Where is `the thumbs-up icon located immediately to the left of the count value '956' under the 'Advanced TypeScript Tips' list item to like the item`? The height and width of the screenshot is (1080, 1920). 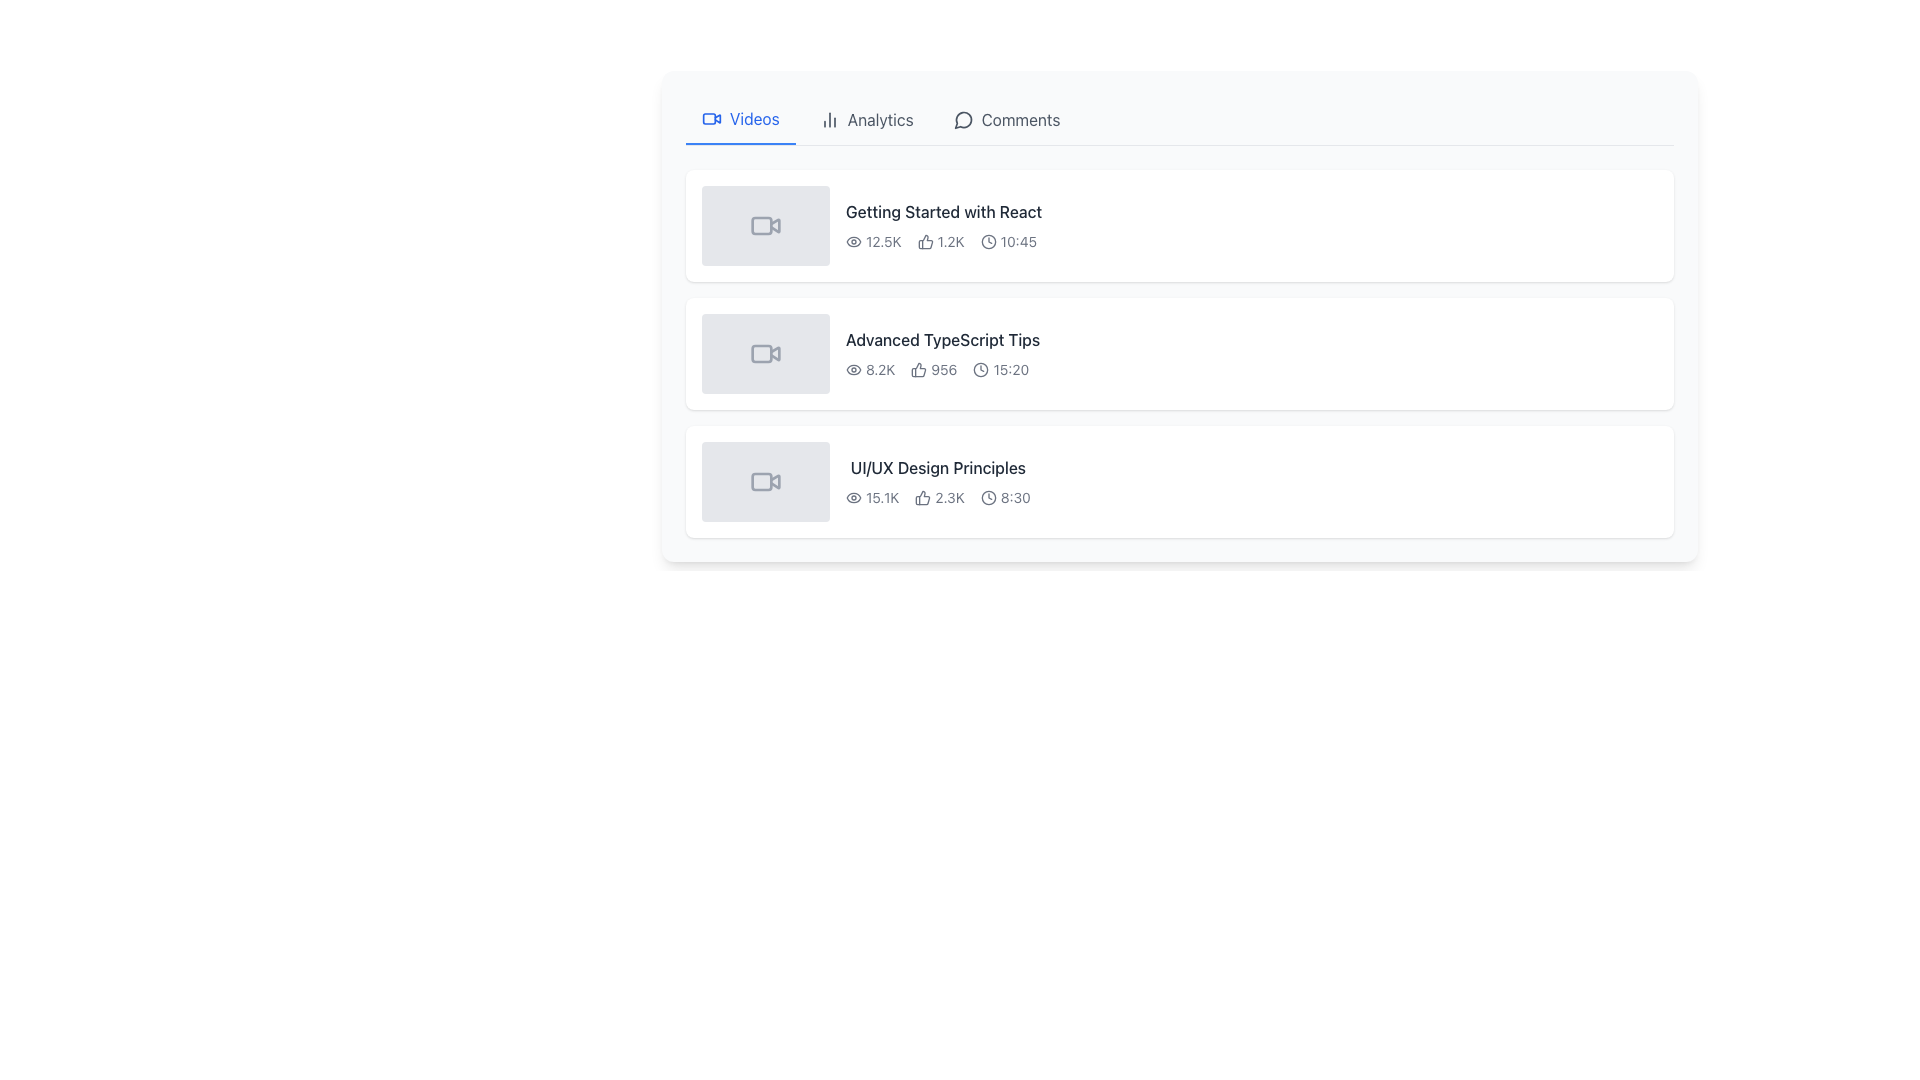 the thumbs-up icon located immediately to the left of the count value '956' under the 'Advanced TypeScript Tips' list item to like the item is located at coordinates (918, 370).